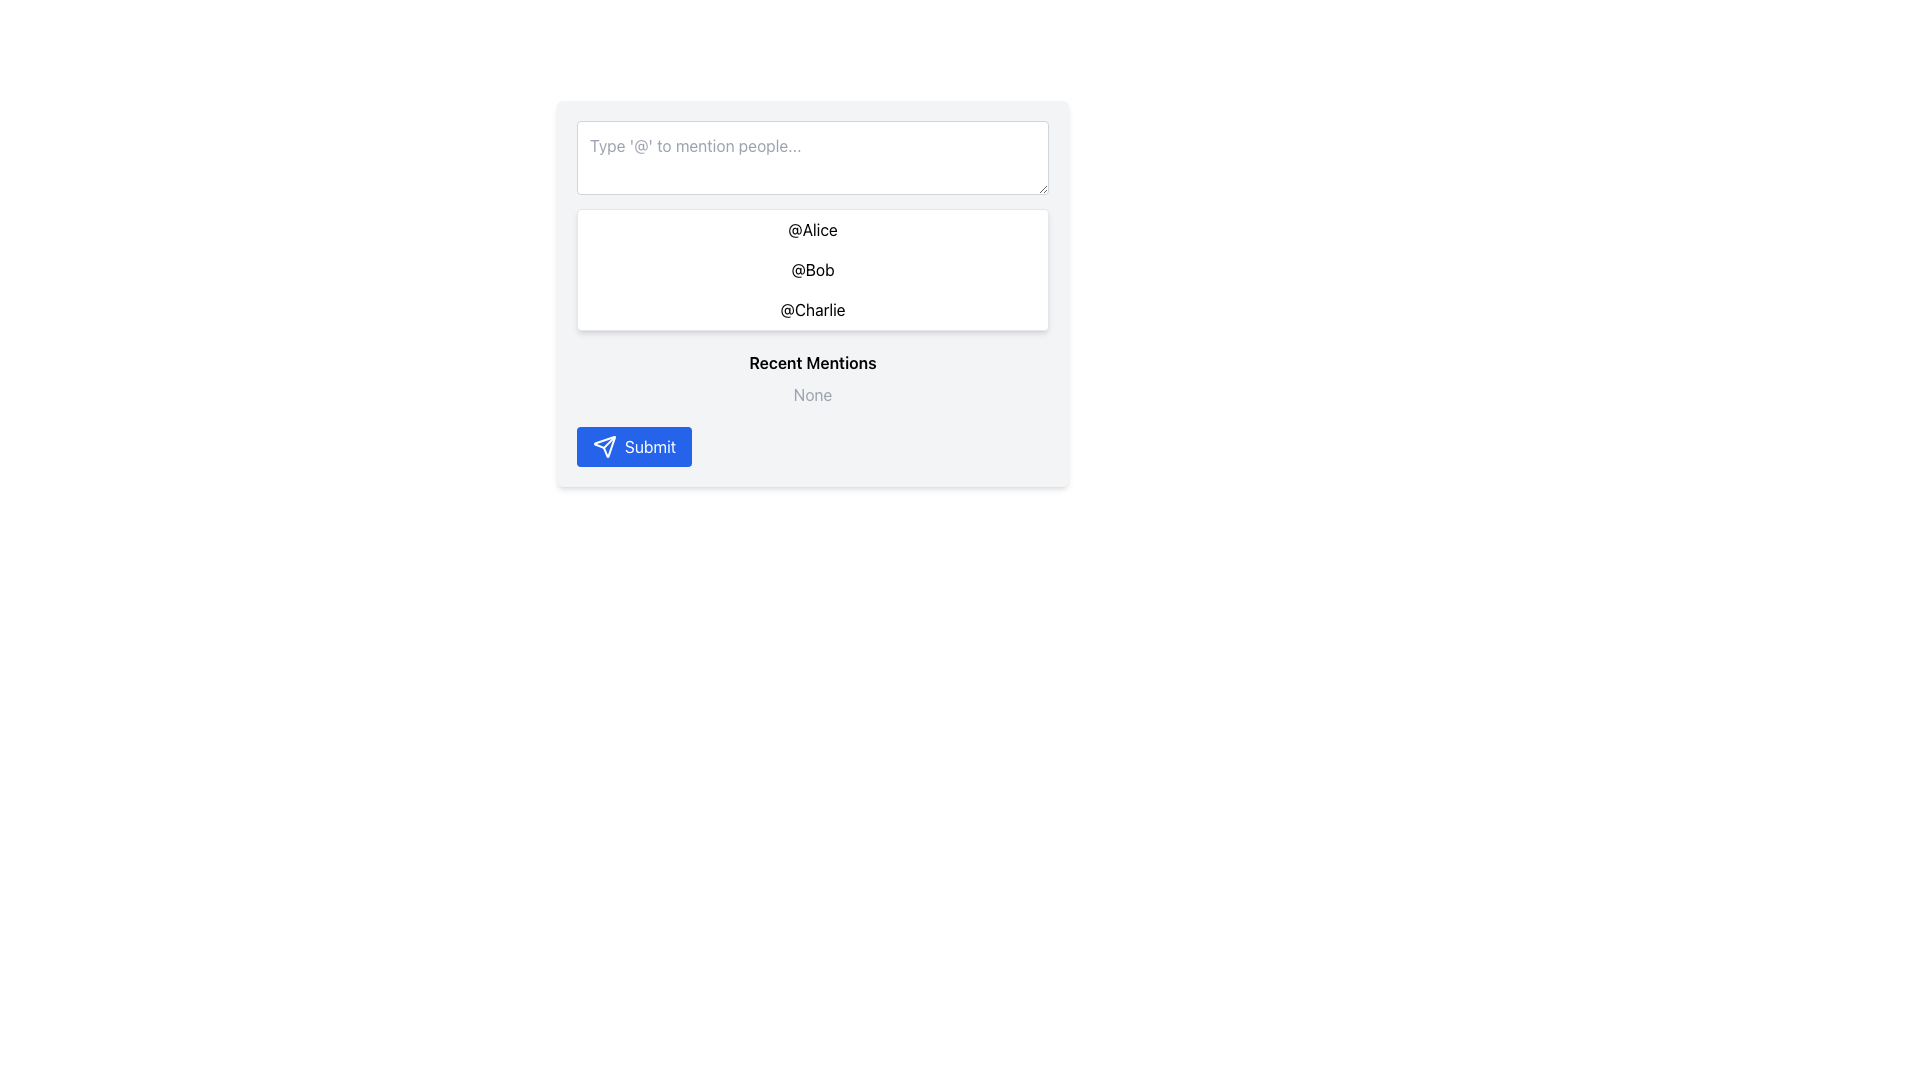 Image resolution: width=1920 pixels, height=1080 pixels. I want to click on to select the text item '@Alice' from the dropdown list, which is styled with padding and a hover effect that changes the background to blue, so click(812, 229).